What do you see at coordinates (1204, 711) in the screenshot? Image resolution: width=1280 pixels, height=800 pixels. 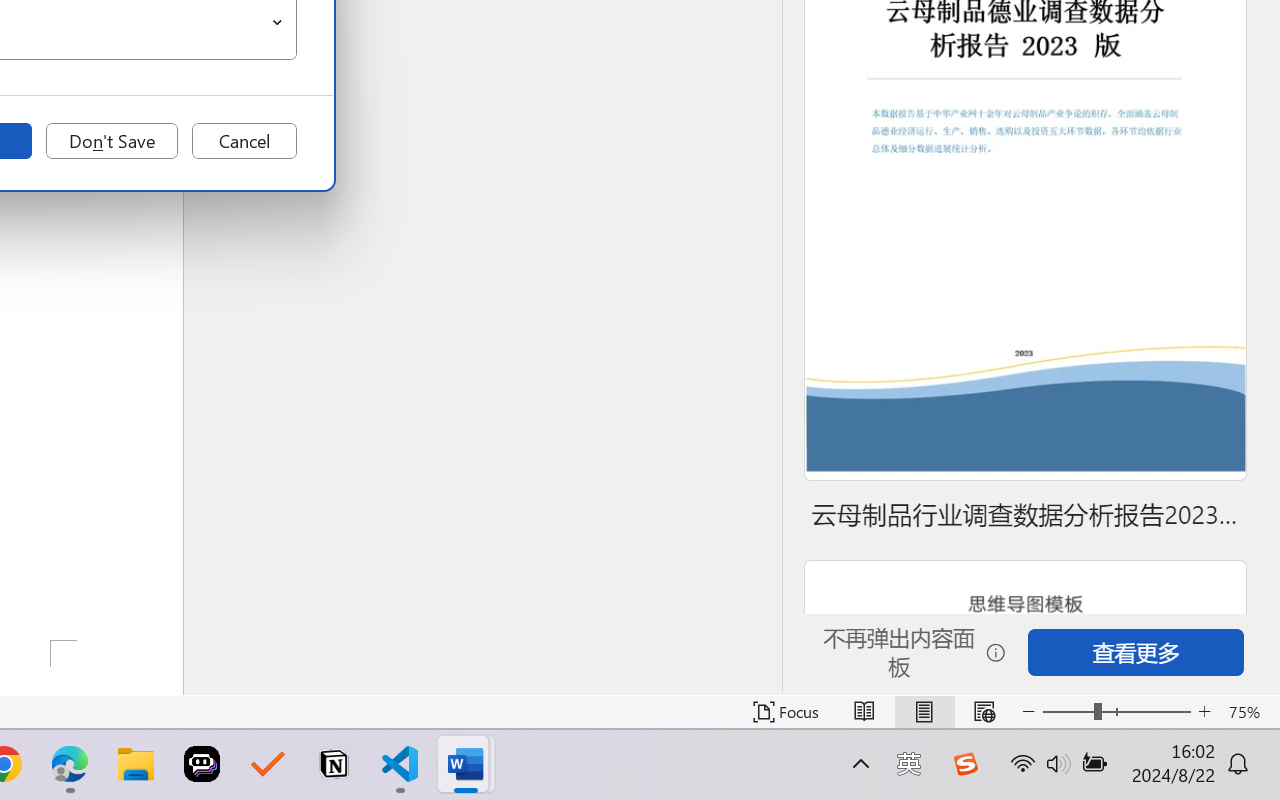 I see `'Zoom In'` at bounding box center [1204, 711].